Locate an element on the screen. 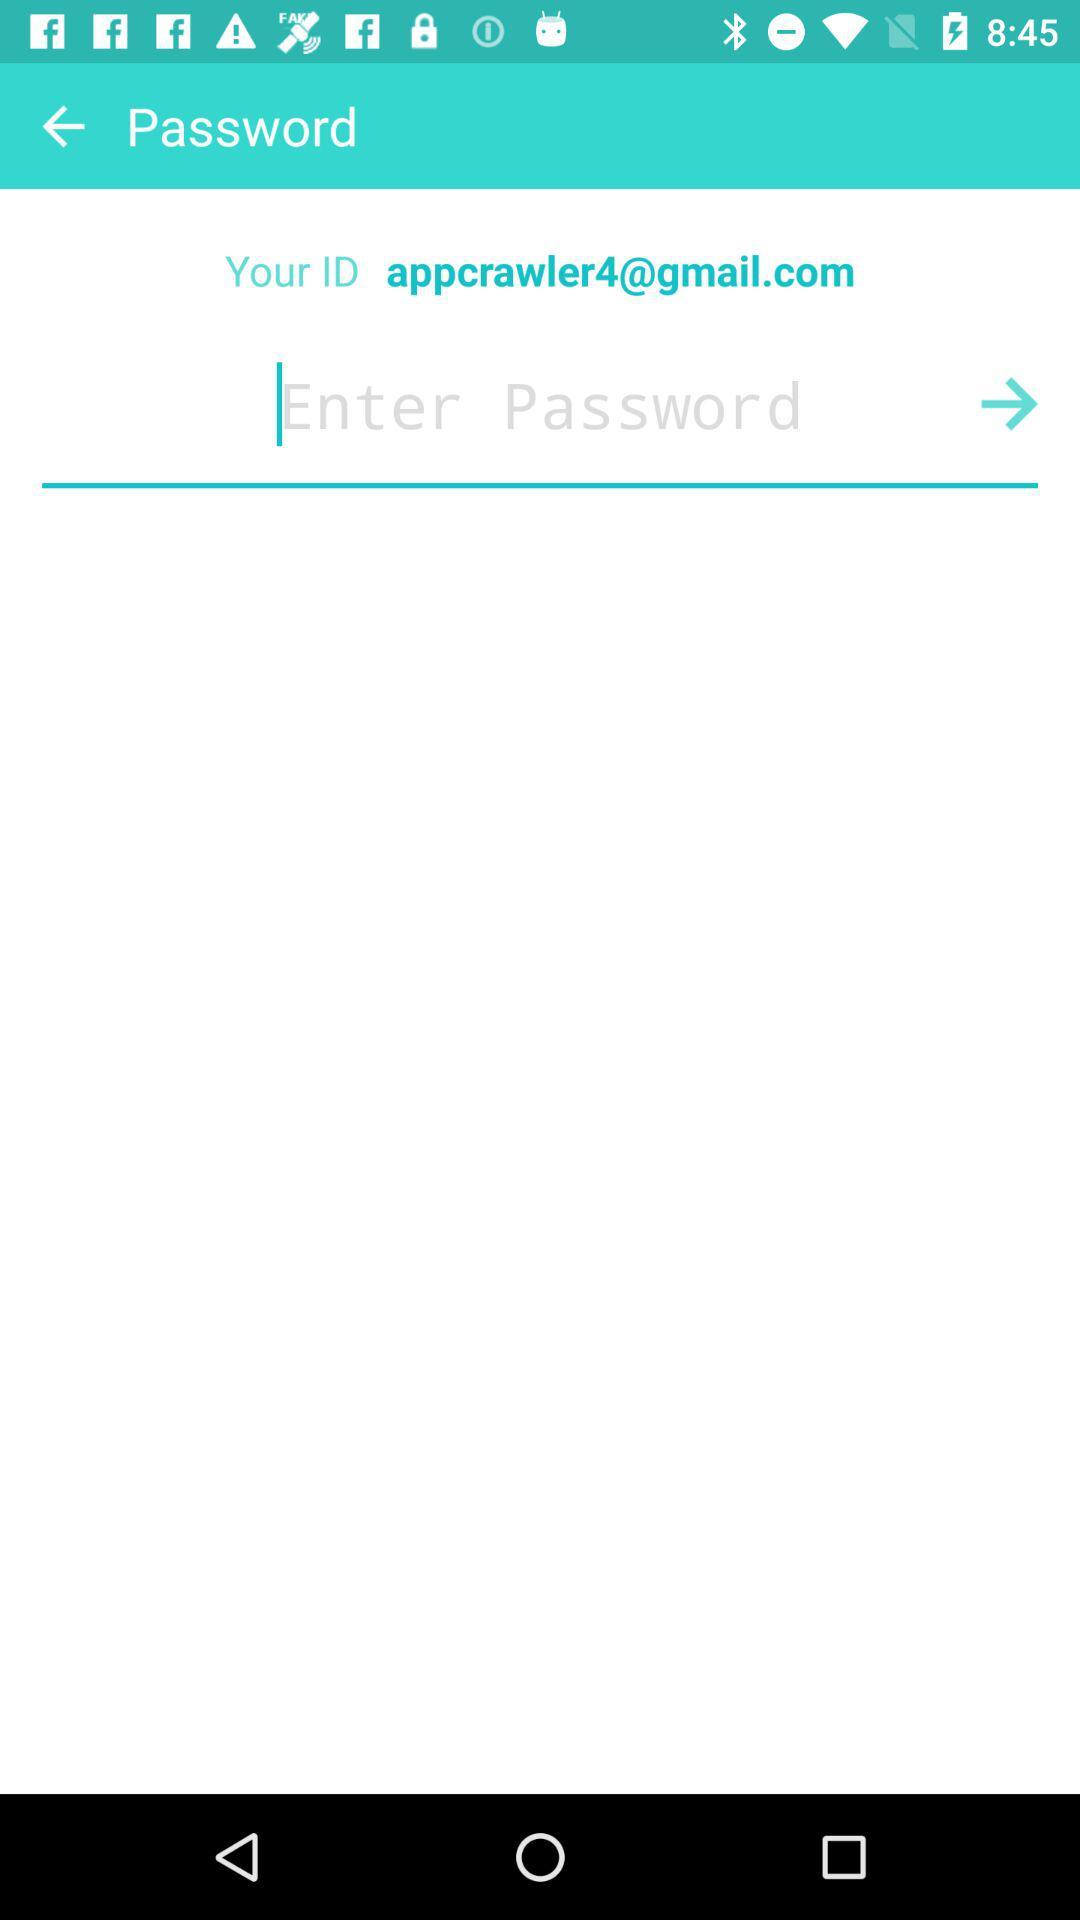 The height and width of the screenshot is (1920, 1080). the arrow_forward icon is located at coordinates (1009, 402).